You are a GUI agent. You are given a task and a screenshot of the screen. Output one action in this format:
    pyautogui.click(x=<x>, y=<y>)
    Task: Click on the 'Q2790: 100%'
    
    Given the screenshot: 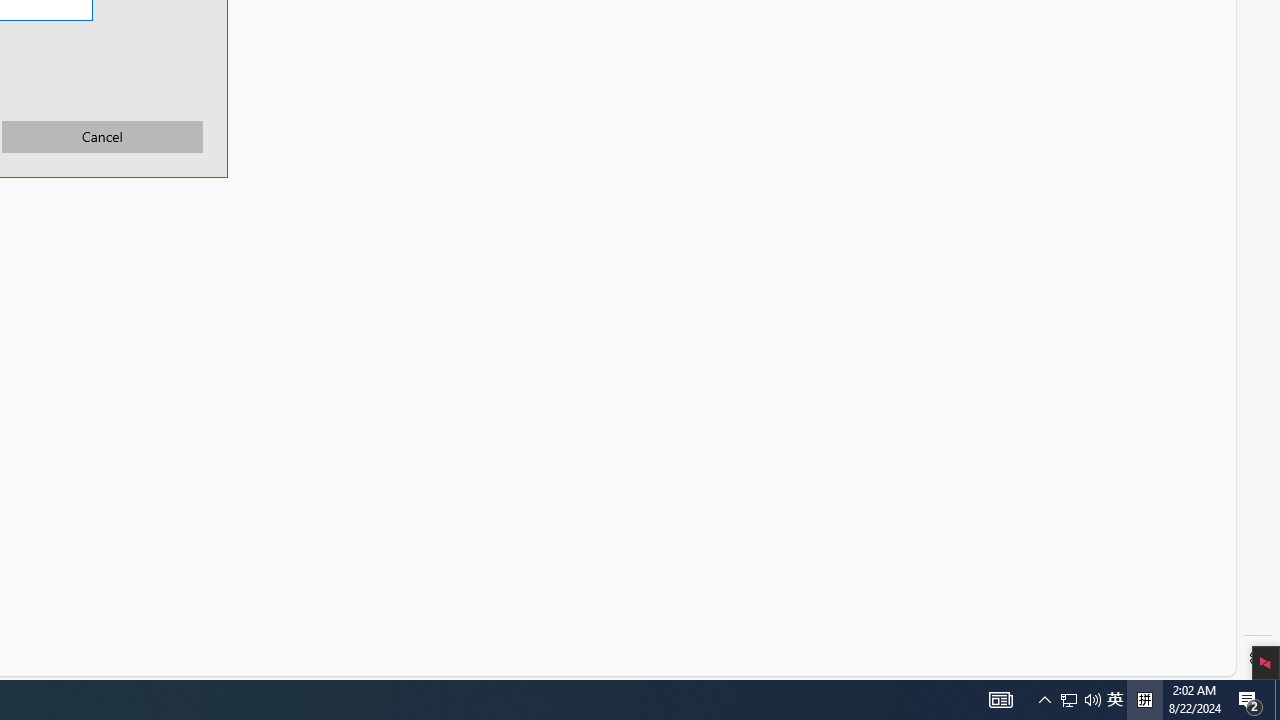 What is the action you would take?
    pyautogui.click(x=1114, y=698)
    